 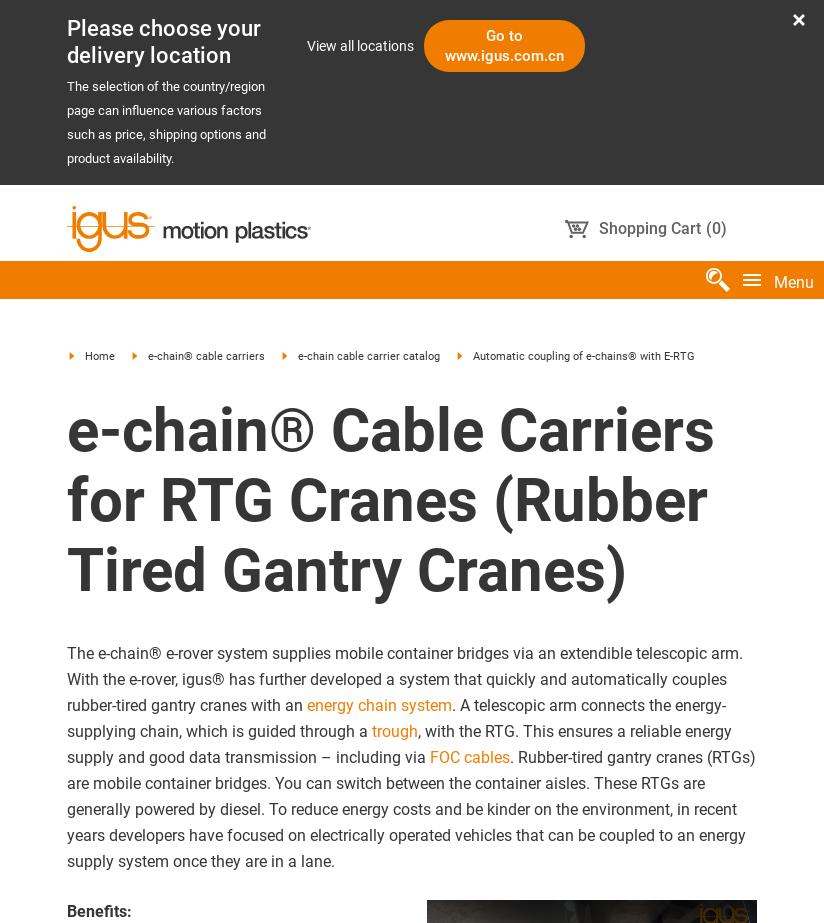 What do you see at coordinates (399, 742) in the screenshot?
I see `', with the RTG. This ensures a reliable energy supply and good data transmission – including via'` at bounding box center [399, 742].